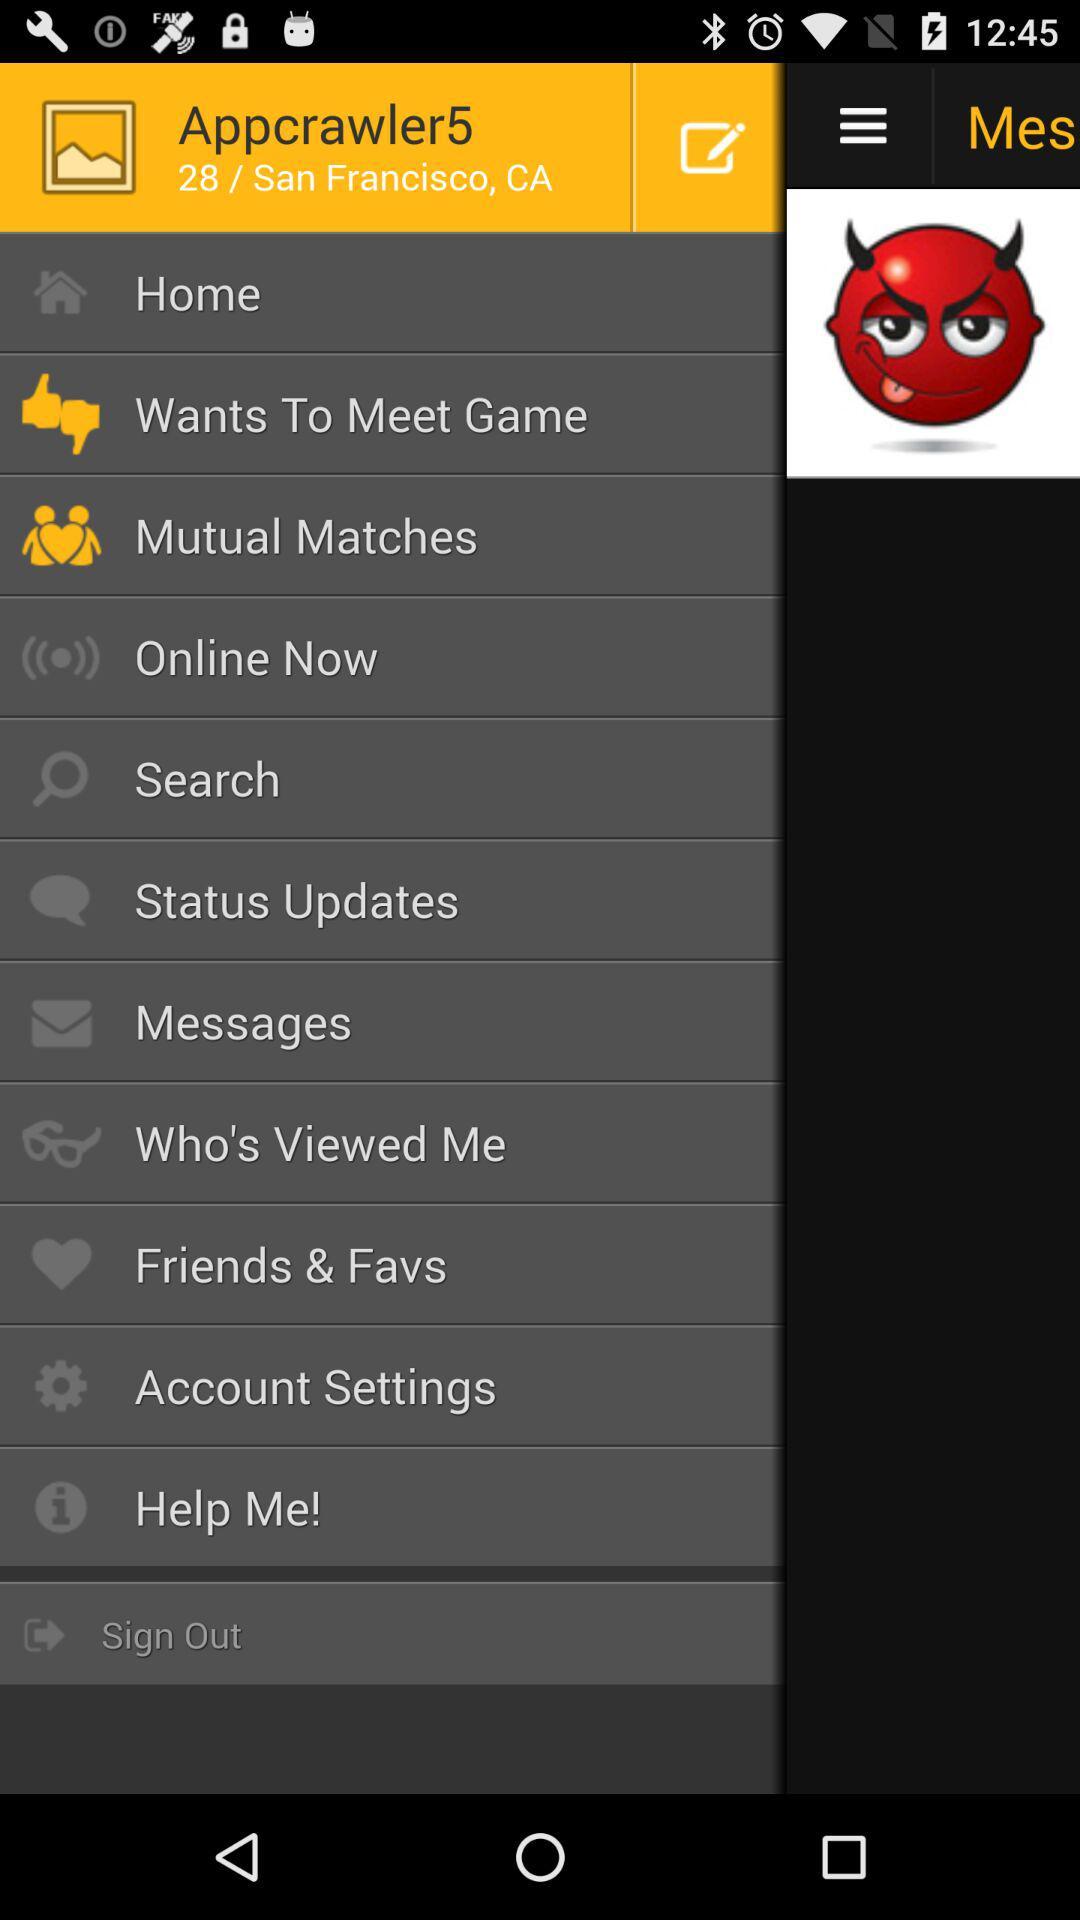 This screenshot has width=1080, height=1920. Describe the element at coordinates (393, 291) in the screenshot. I see `button above wants to meet icon` at that location.